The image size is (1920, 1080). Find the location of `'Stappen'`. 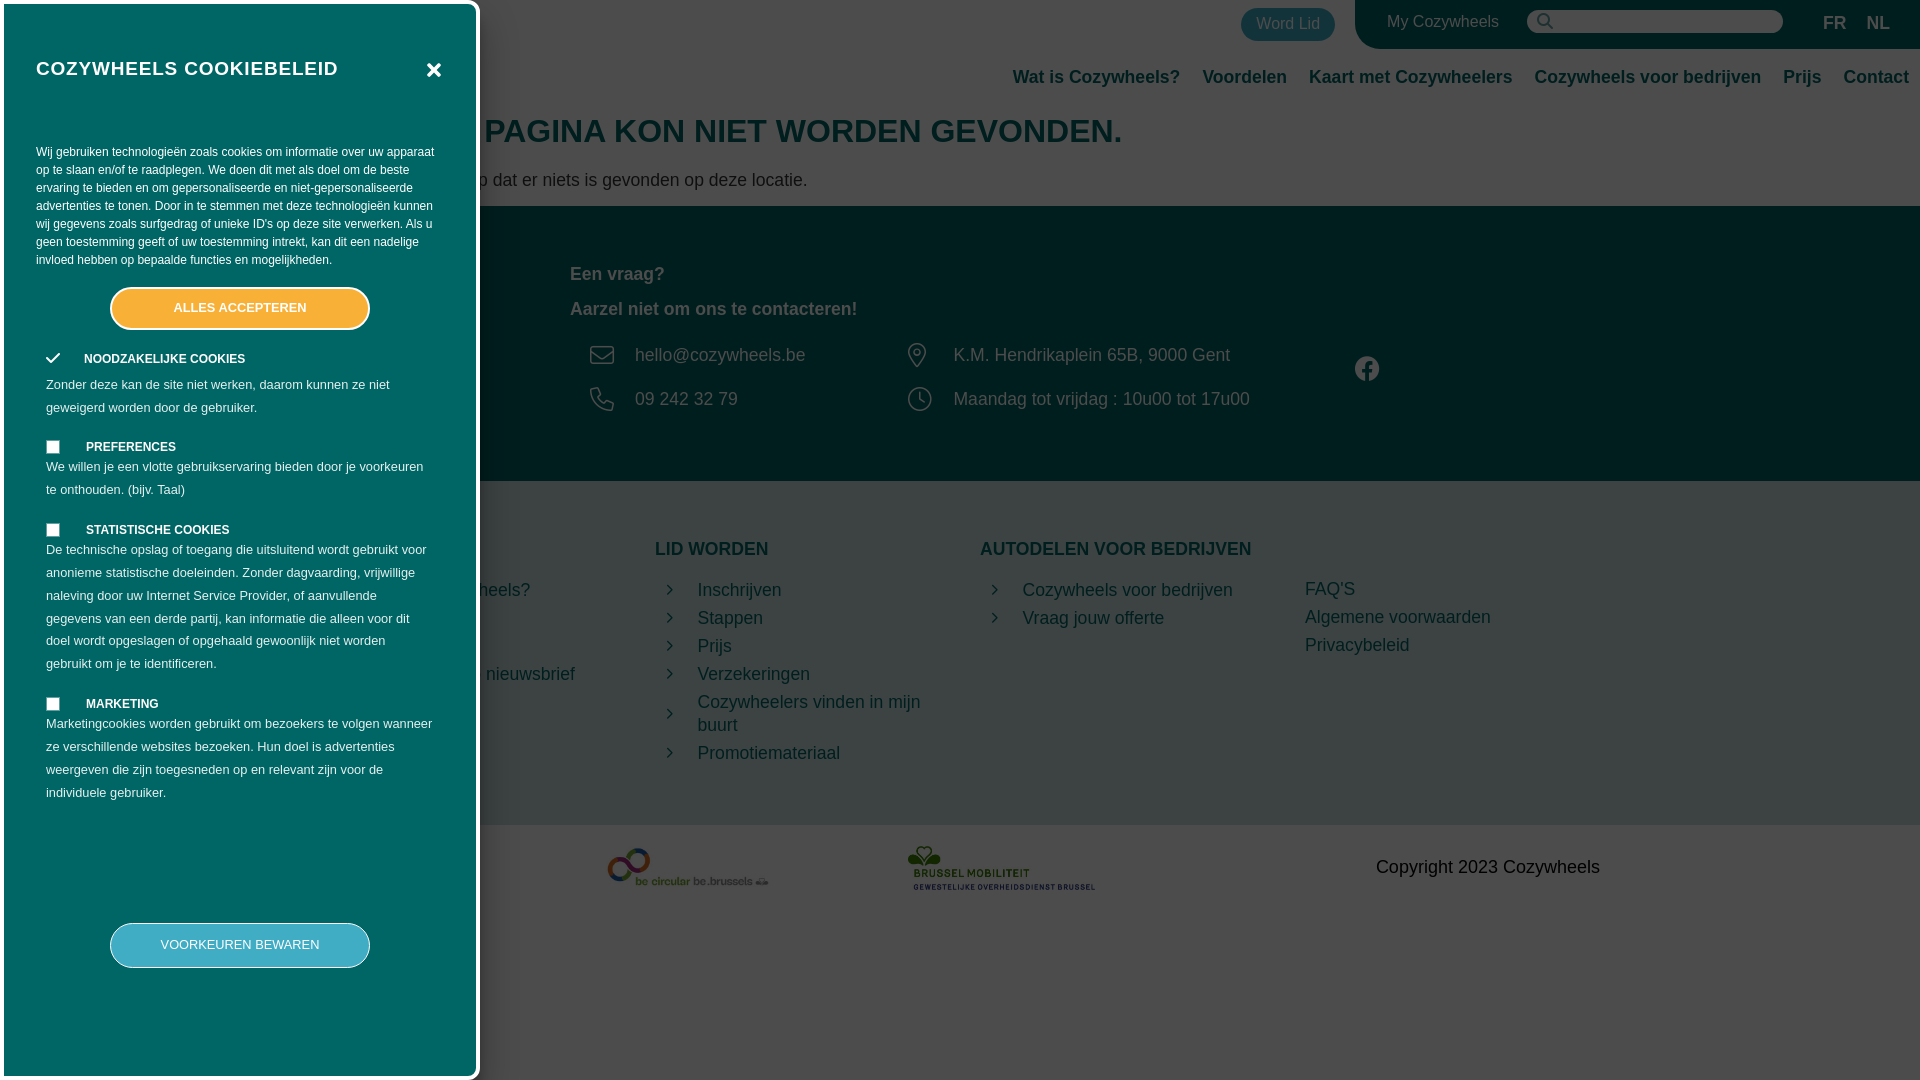

'Stappen' is located at coordinates (796, 617).